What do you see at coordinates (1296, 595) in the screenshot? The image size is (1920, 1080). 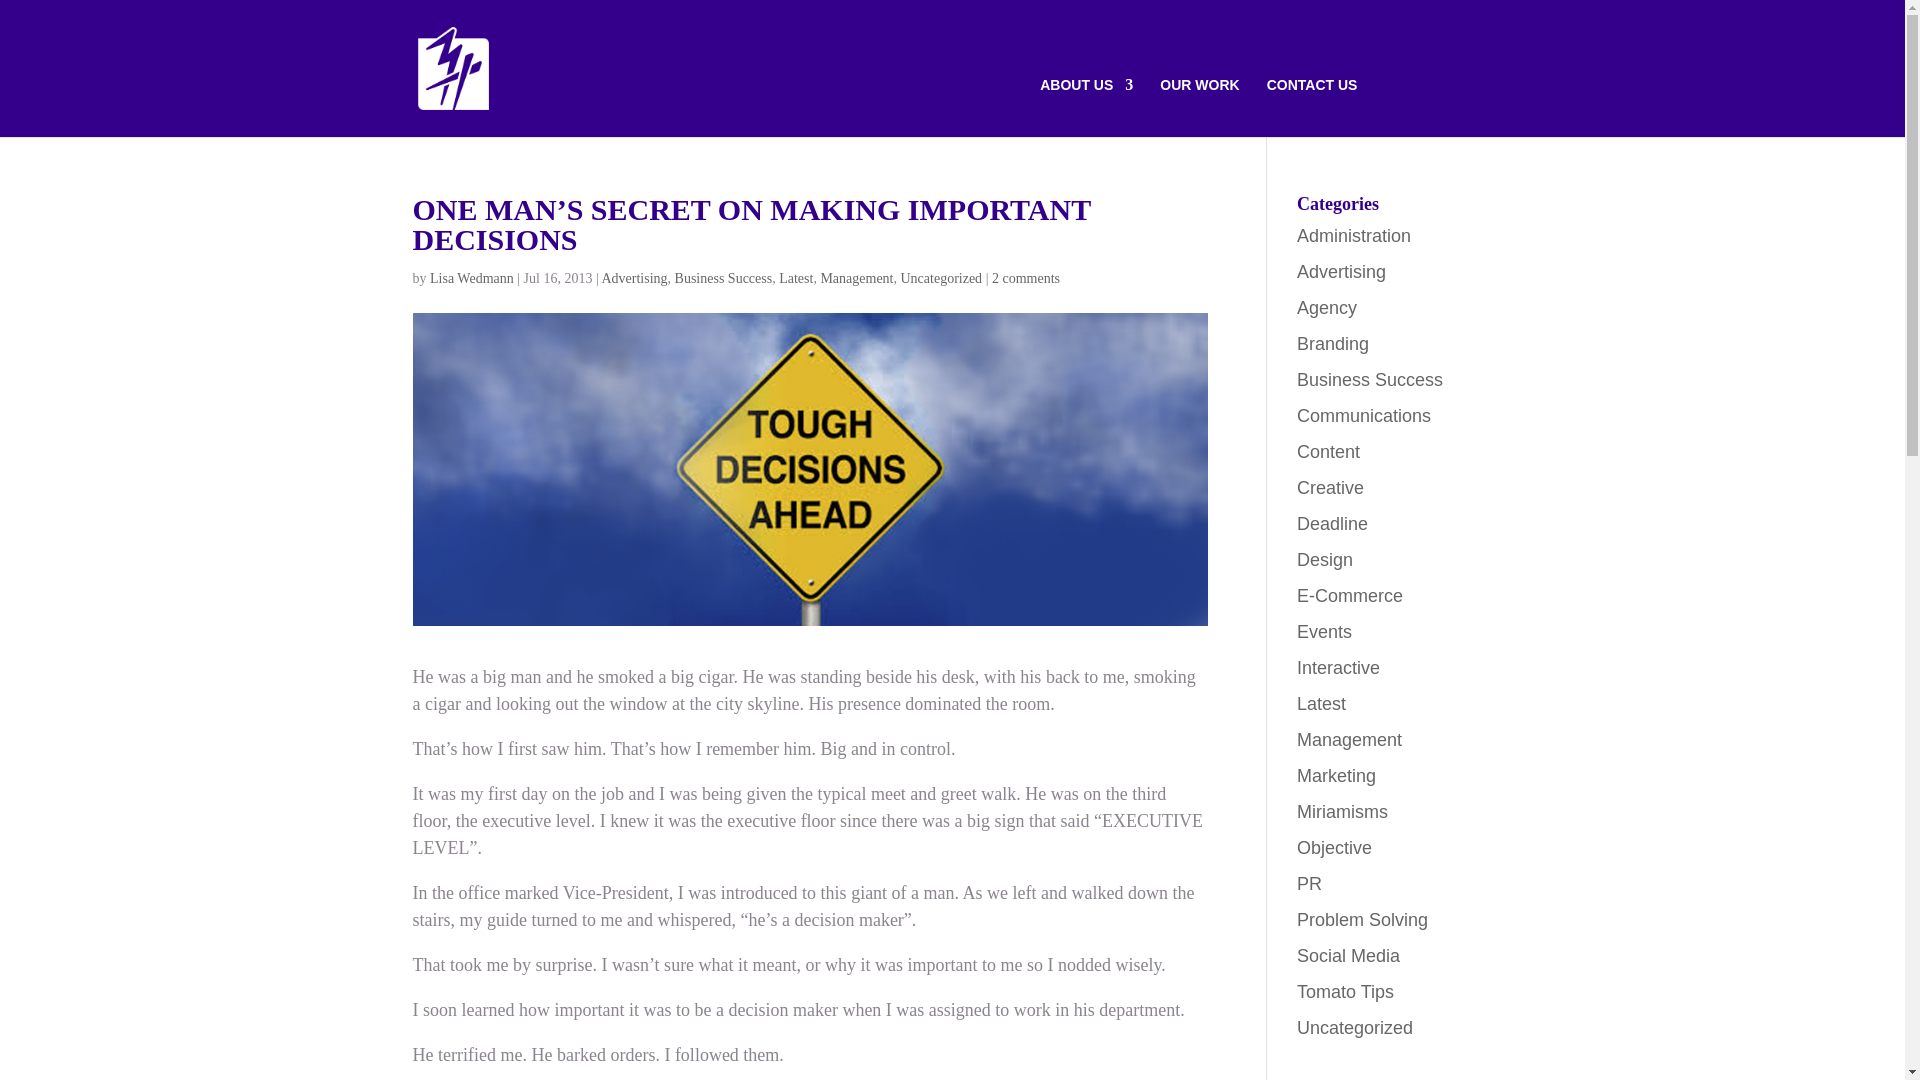 I see `'E-Commerce'` at bounding box center [1296, 595].